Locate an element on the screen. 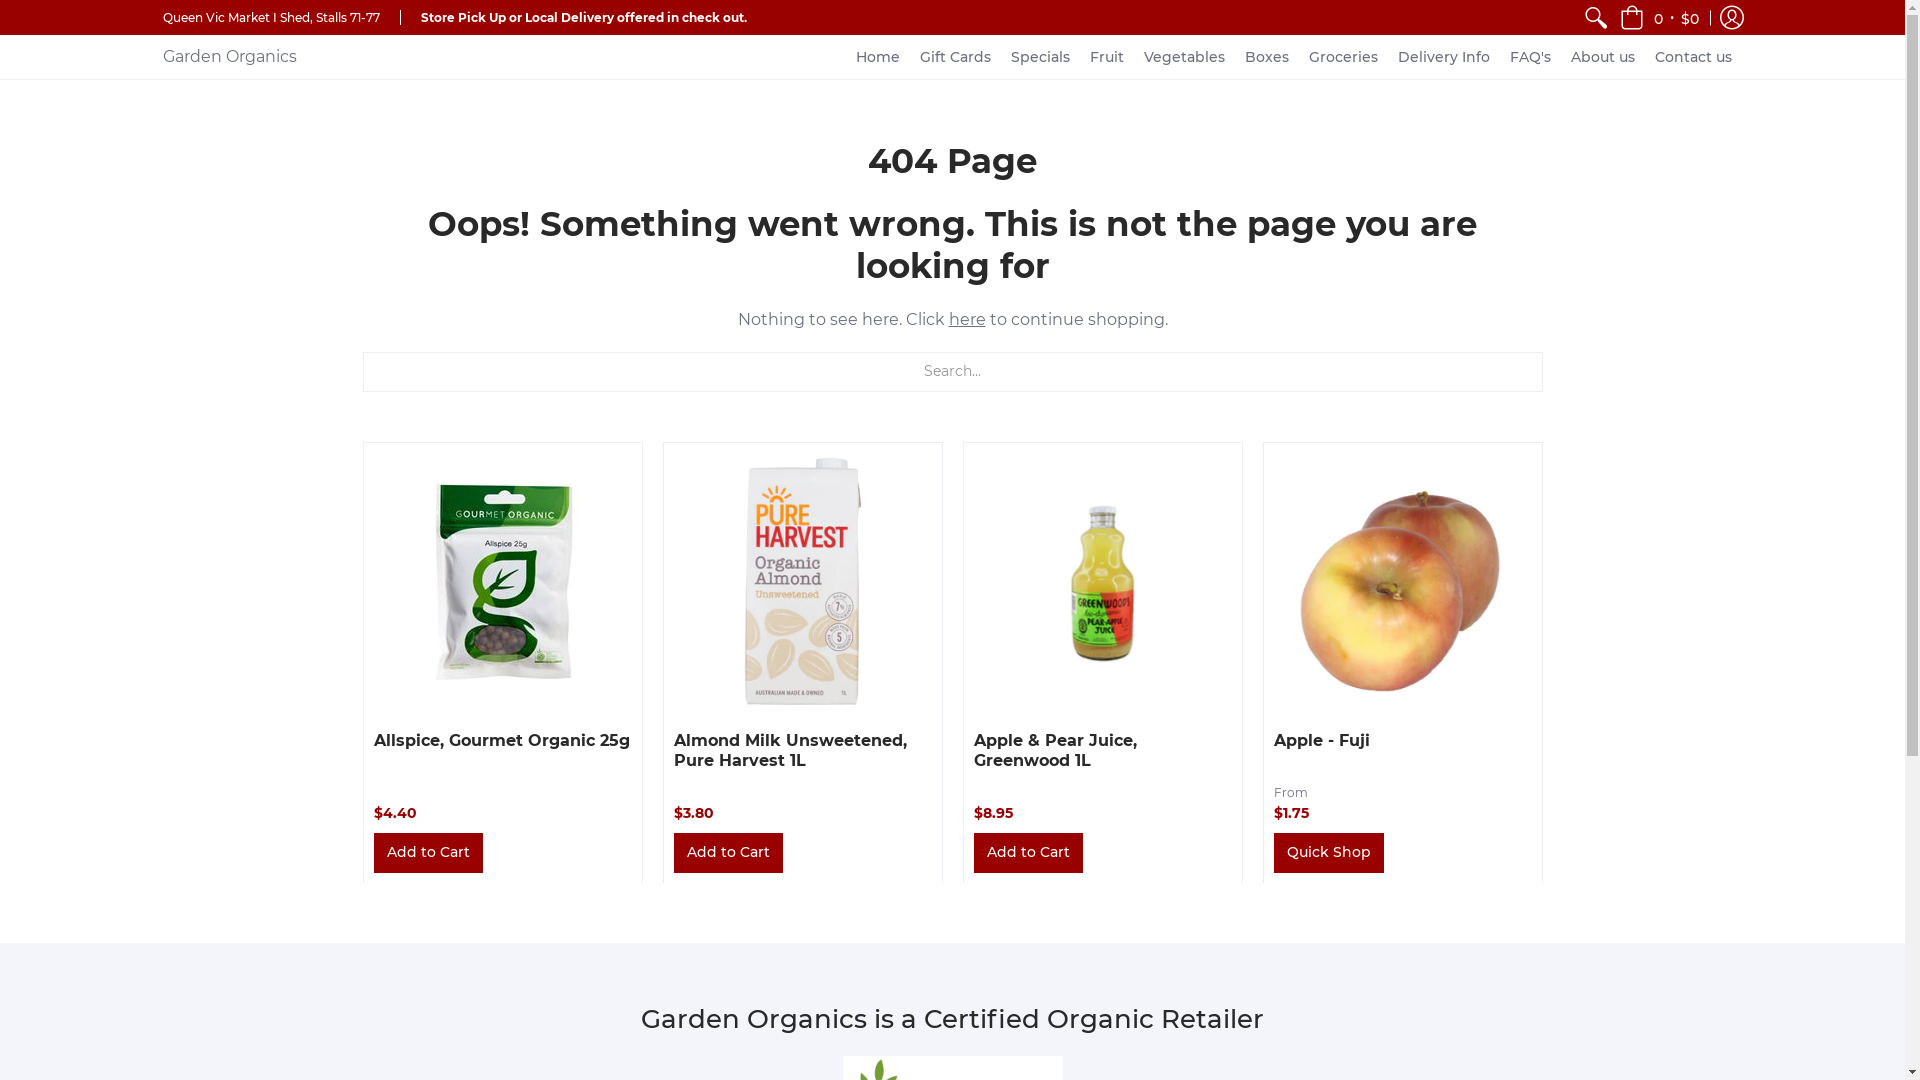  'Delivery Info' is located at coordinates (1444, 56).